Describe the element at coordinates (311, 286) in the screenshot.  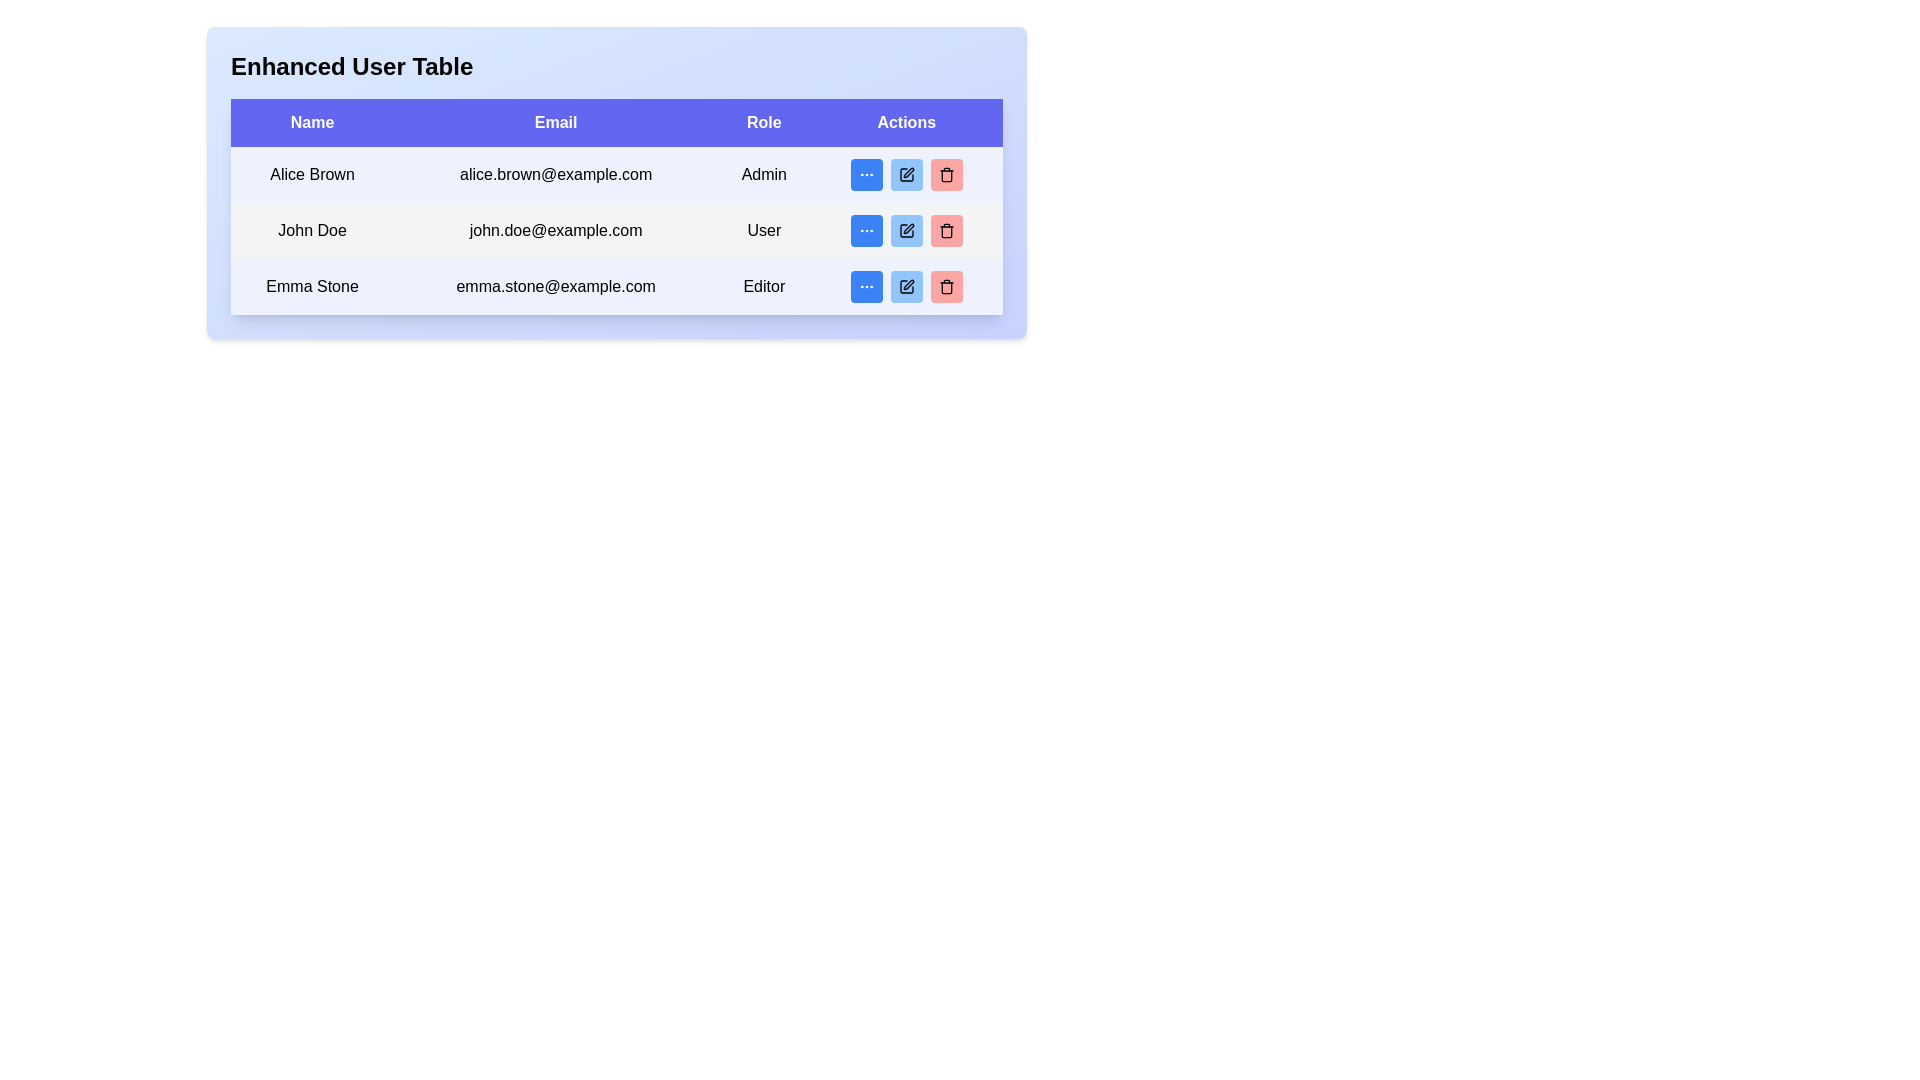
I see `the static text label displaying 'Emma Stone' in the first cell of the third row under the 'Name' column` at that location.